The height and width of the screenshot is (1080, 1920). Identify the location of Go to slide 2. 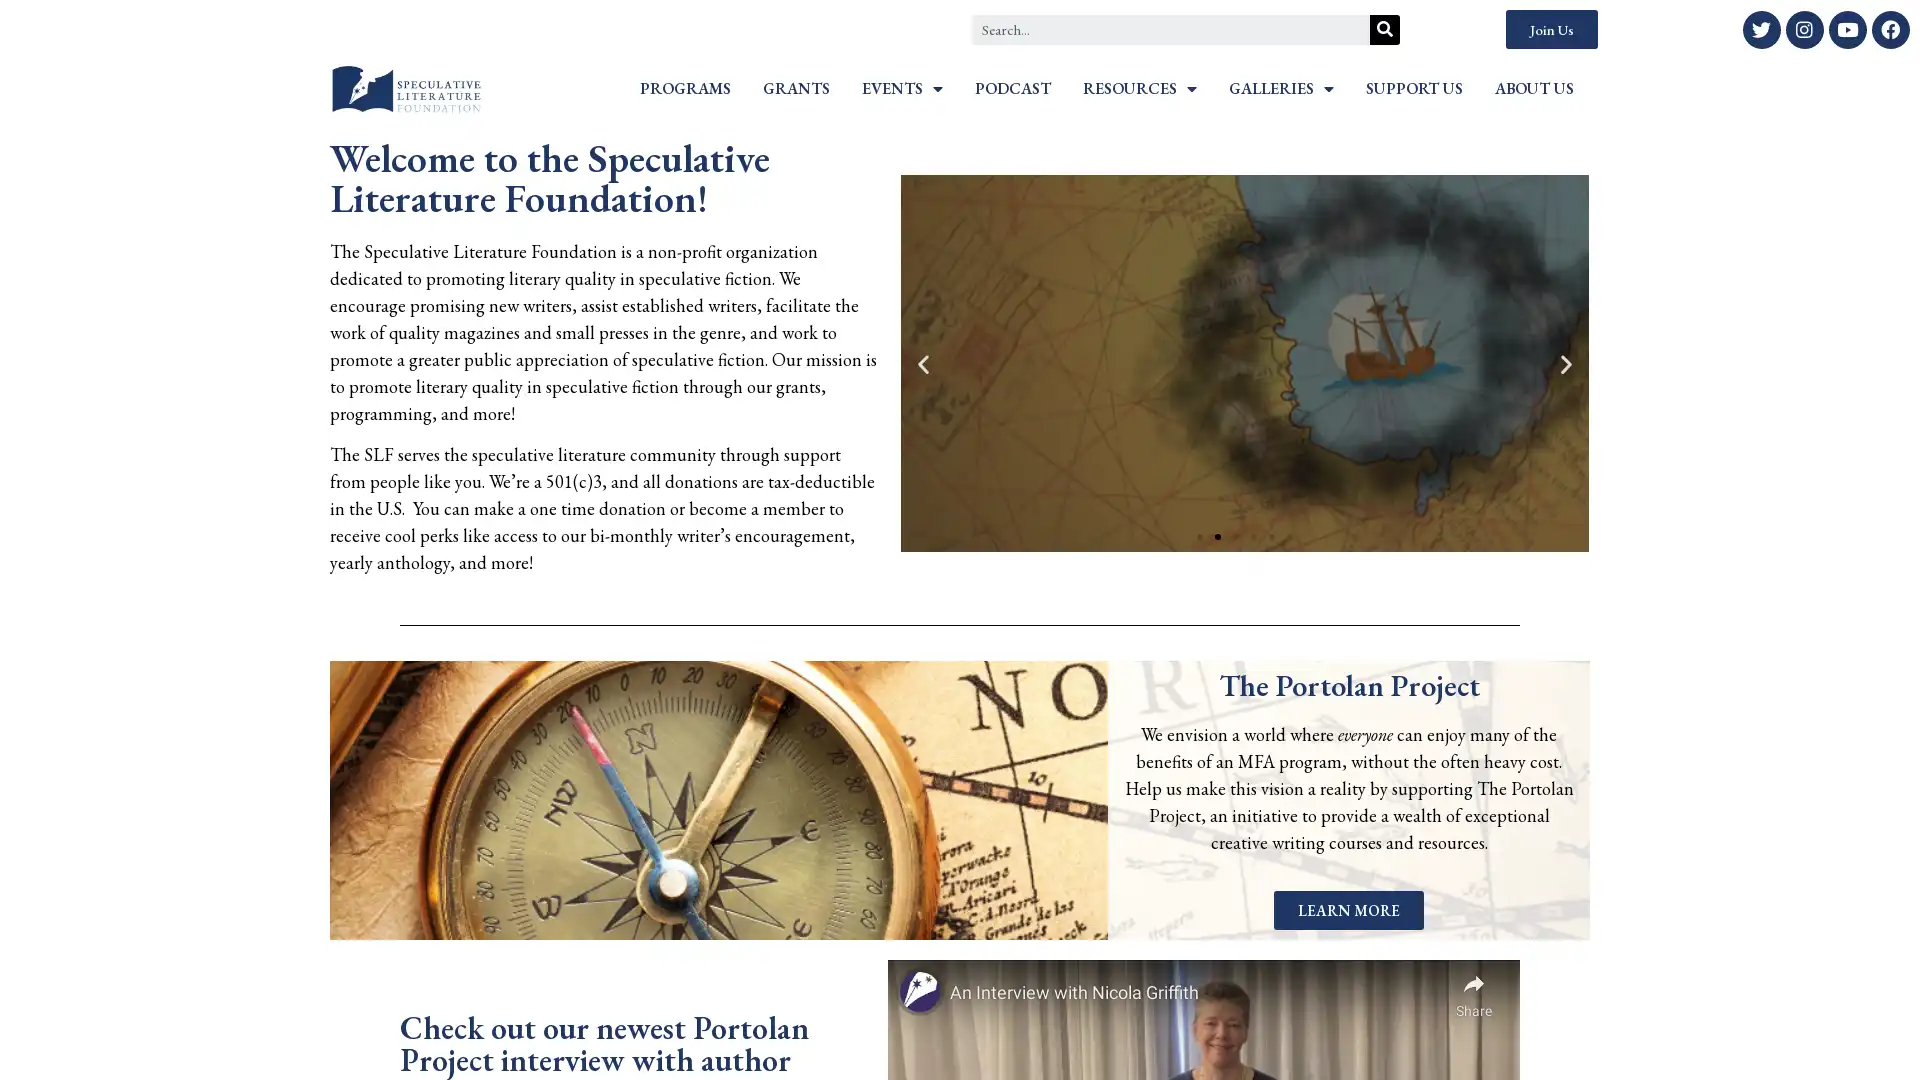
(1217, 535).